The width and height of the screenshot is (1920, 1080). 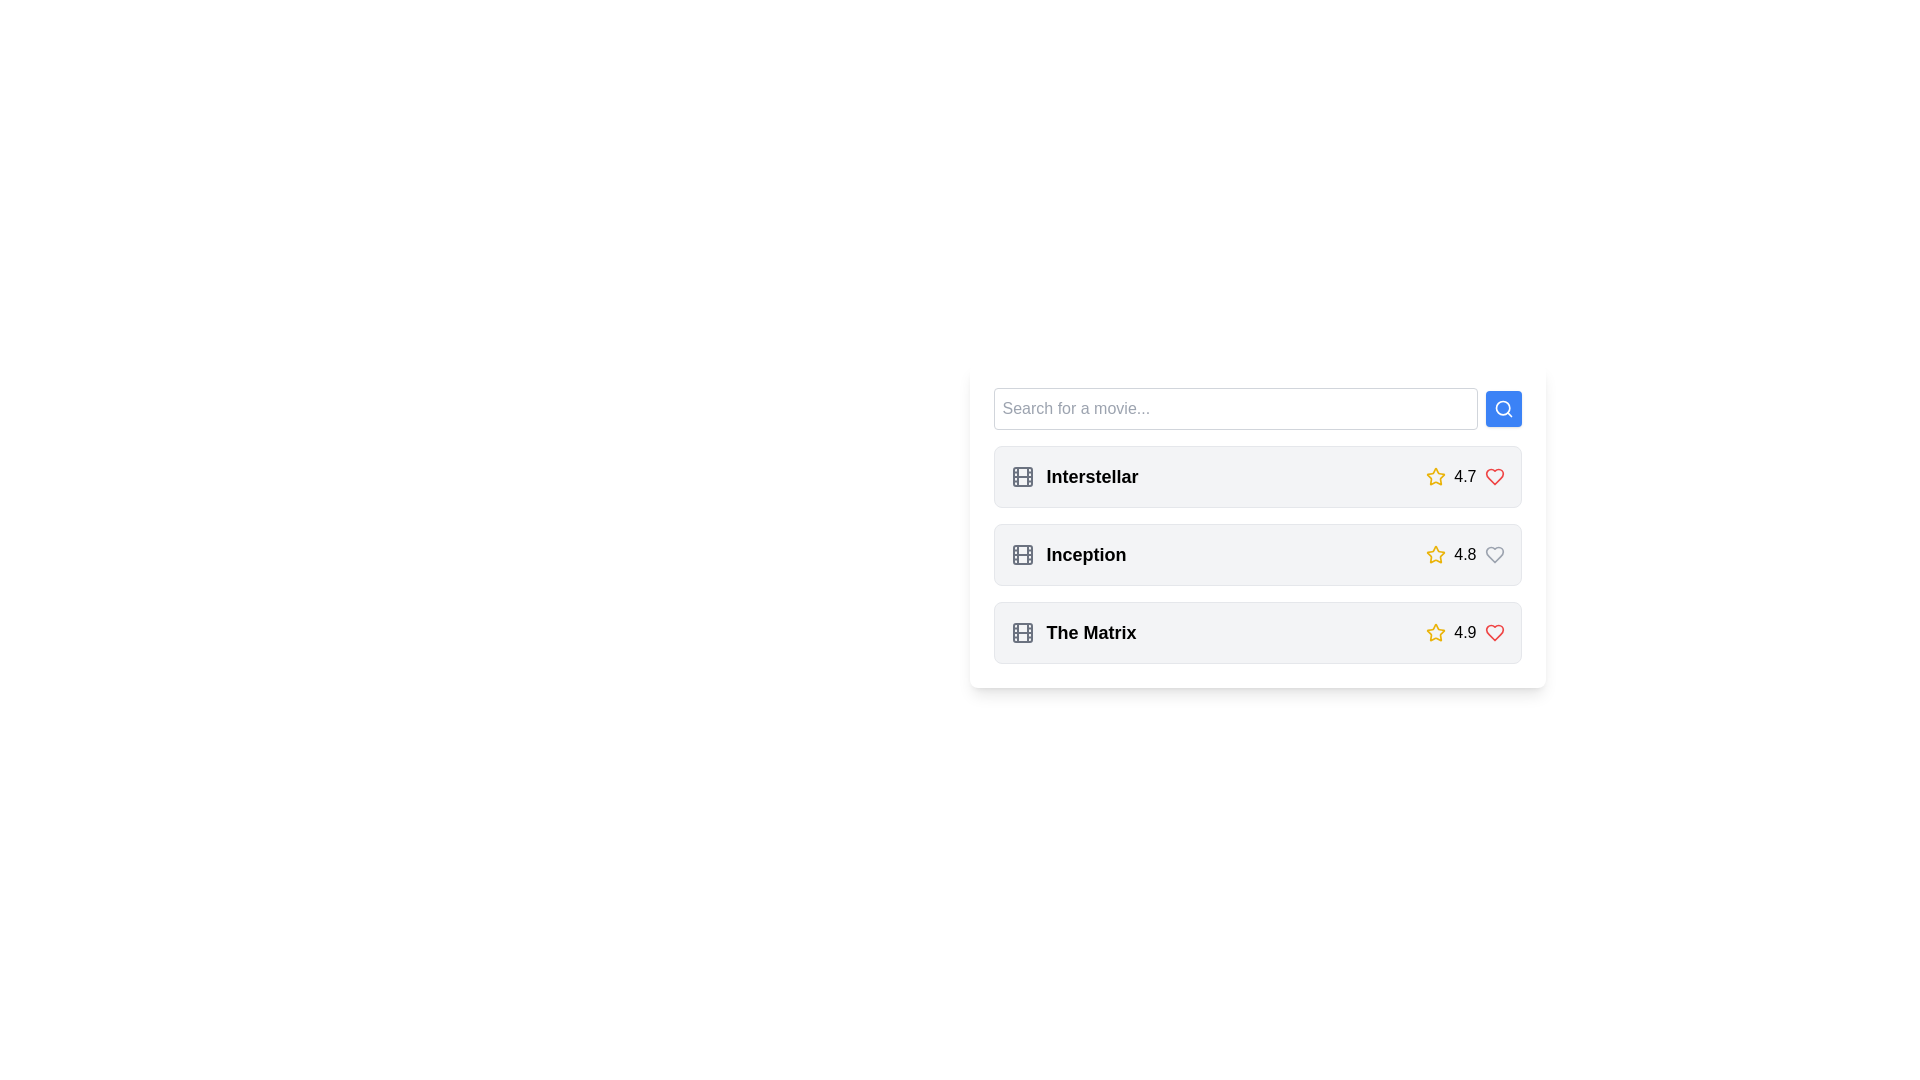 I want to click on the small rectangular SVG element styled as a film frame, located next to the text 'The Matrix', so click(x=1022, y=632).